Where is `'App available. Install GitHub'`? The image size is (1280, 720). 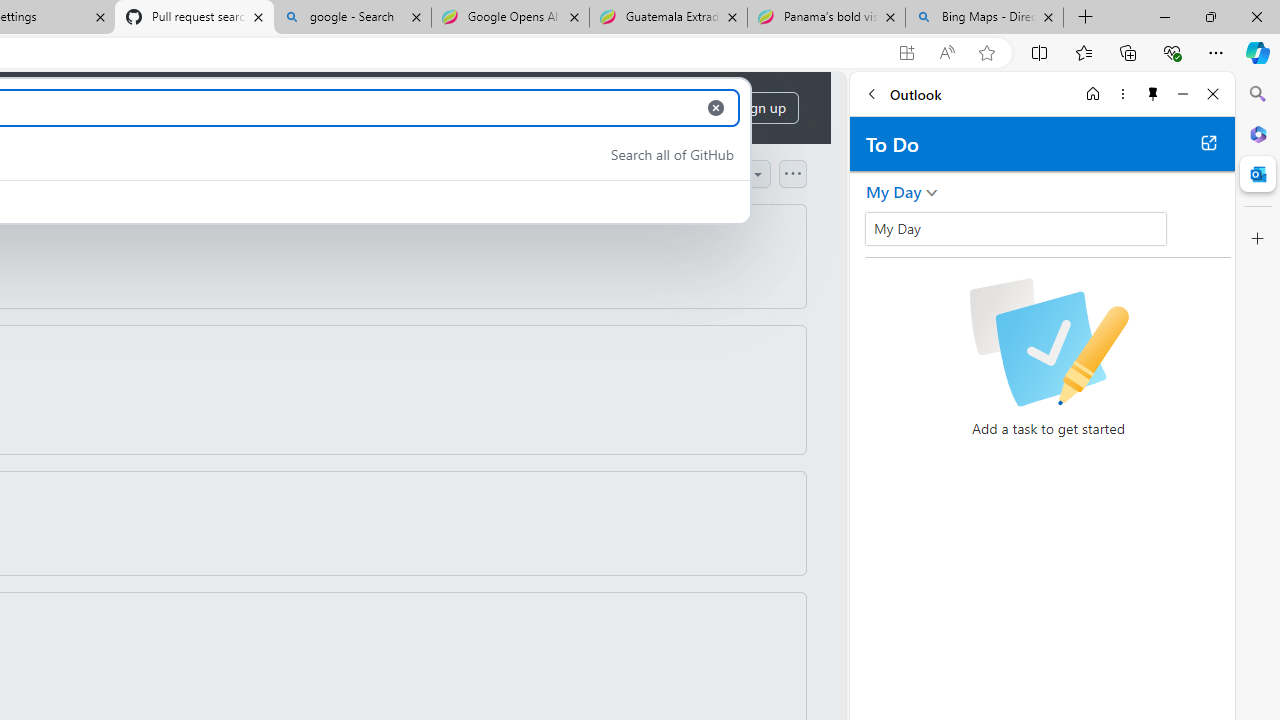 'App available. Install GitHub' is located at coordinates (905, 52).